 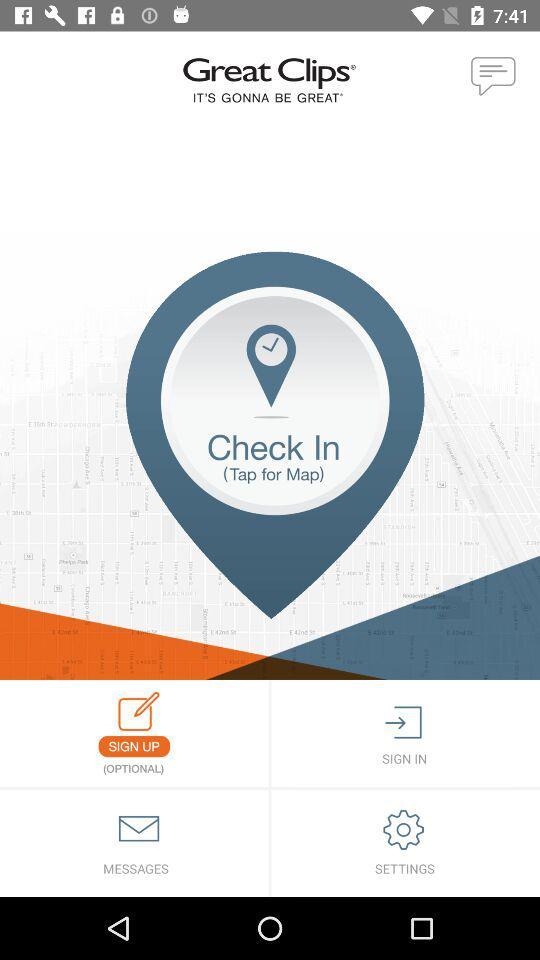 What do you see at coordinates (493, 77) in the screenshot?
I see `chat message` at bounding box center [493, 77].